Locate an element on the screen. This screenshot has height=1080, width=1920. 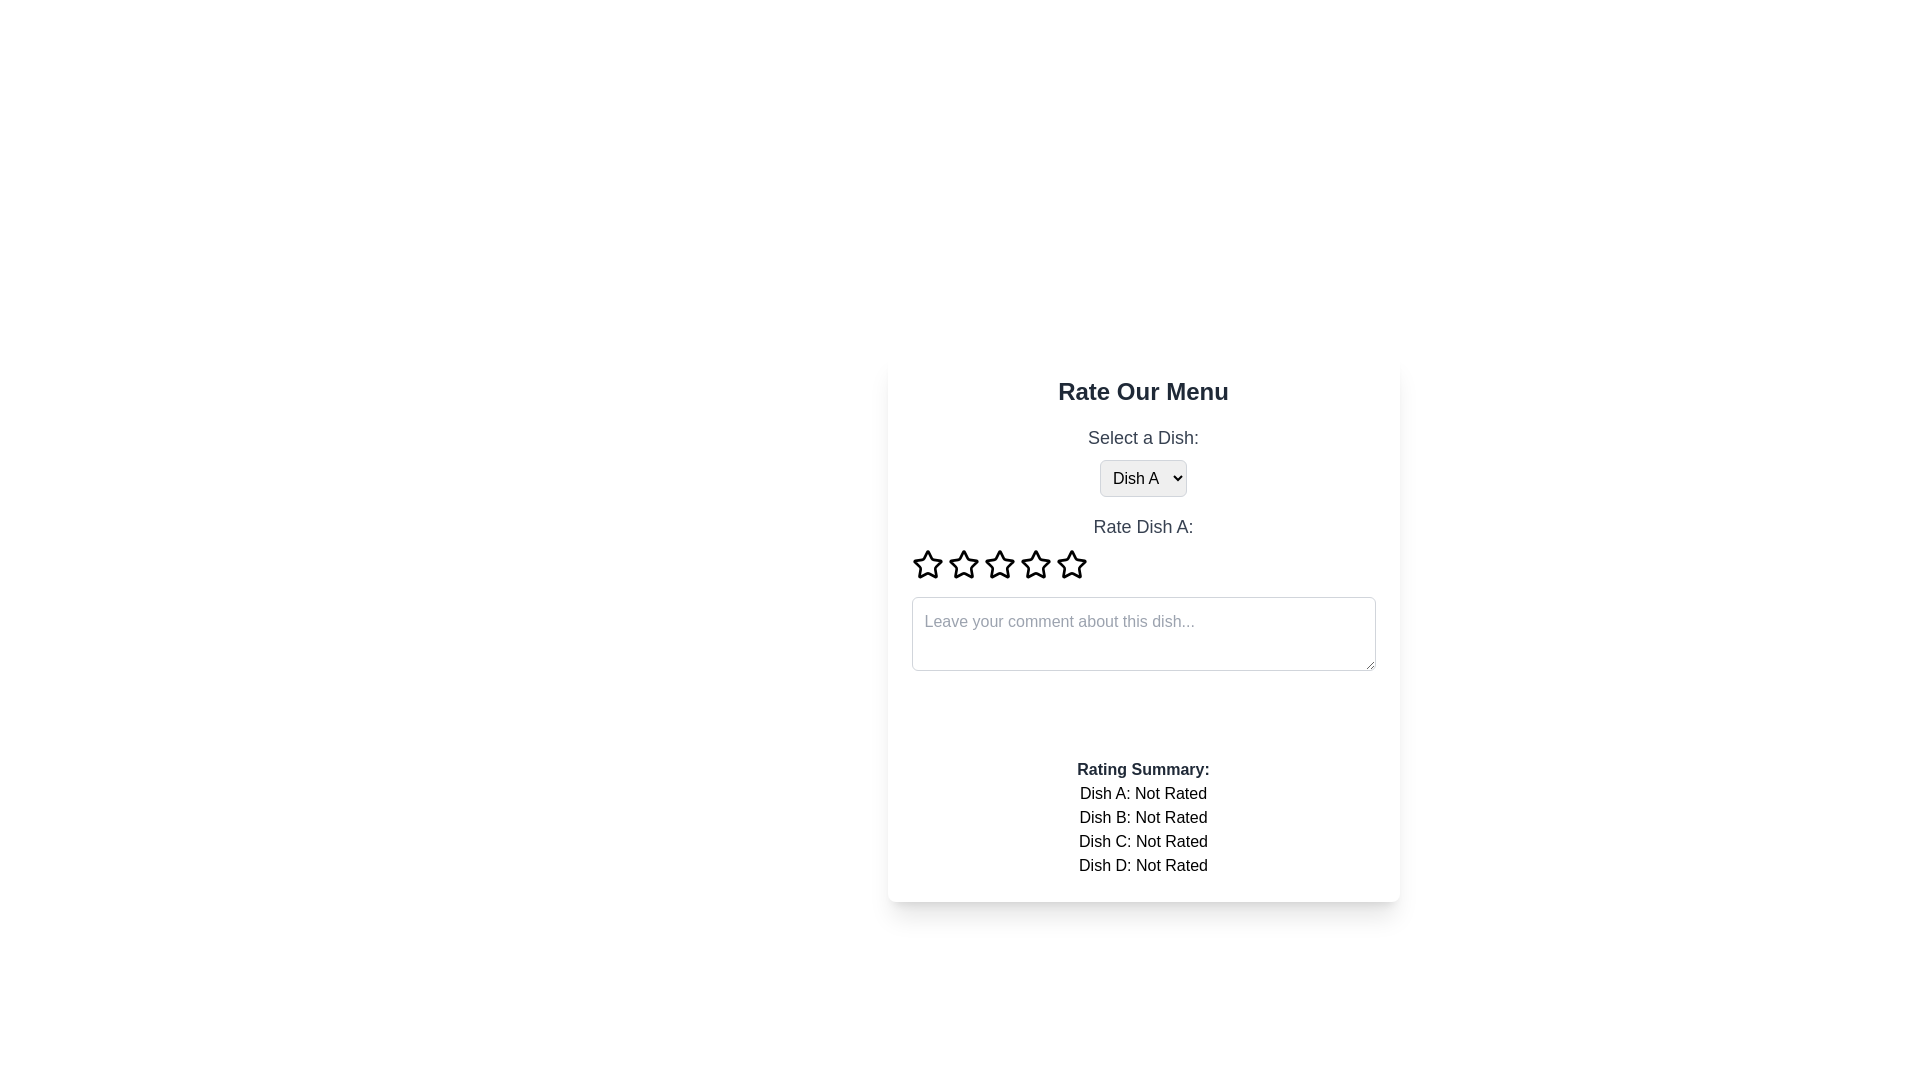
the second star icon in the rating system is located at coordinates (963, 564).